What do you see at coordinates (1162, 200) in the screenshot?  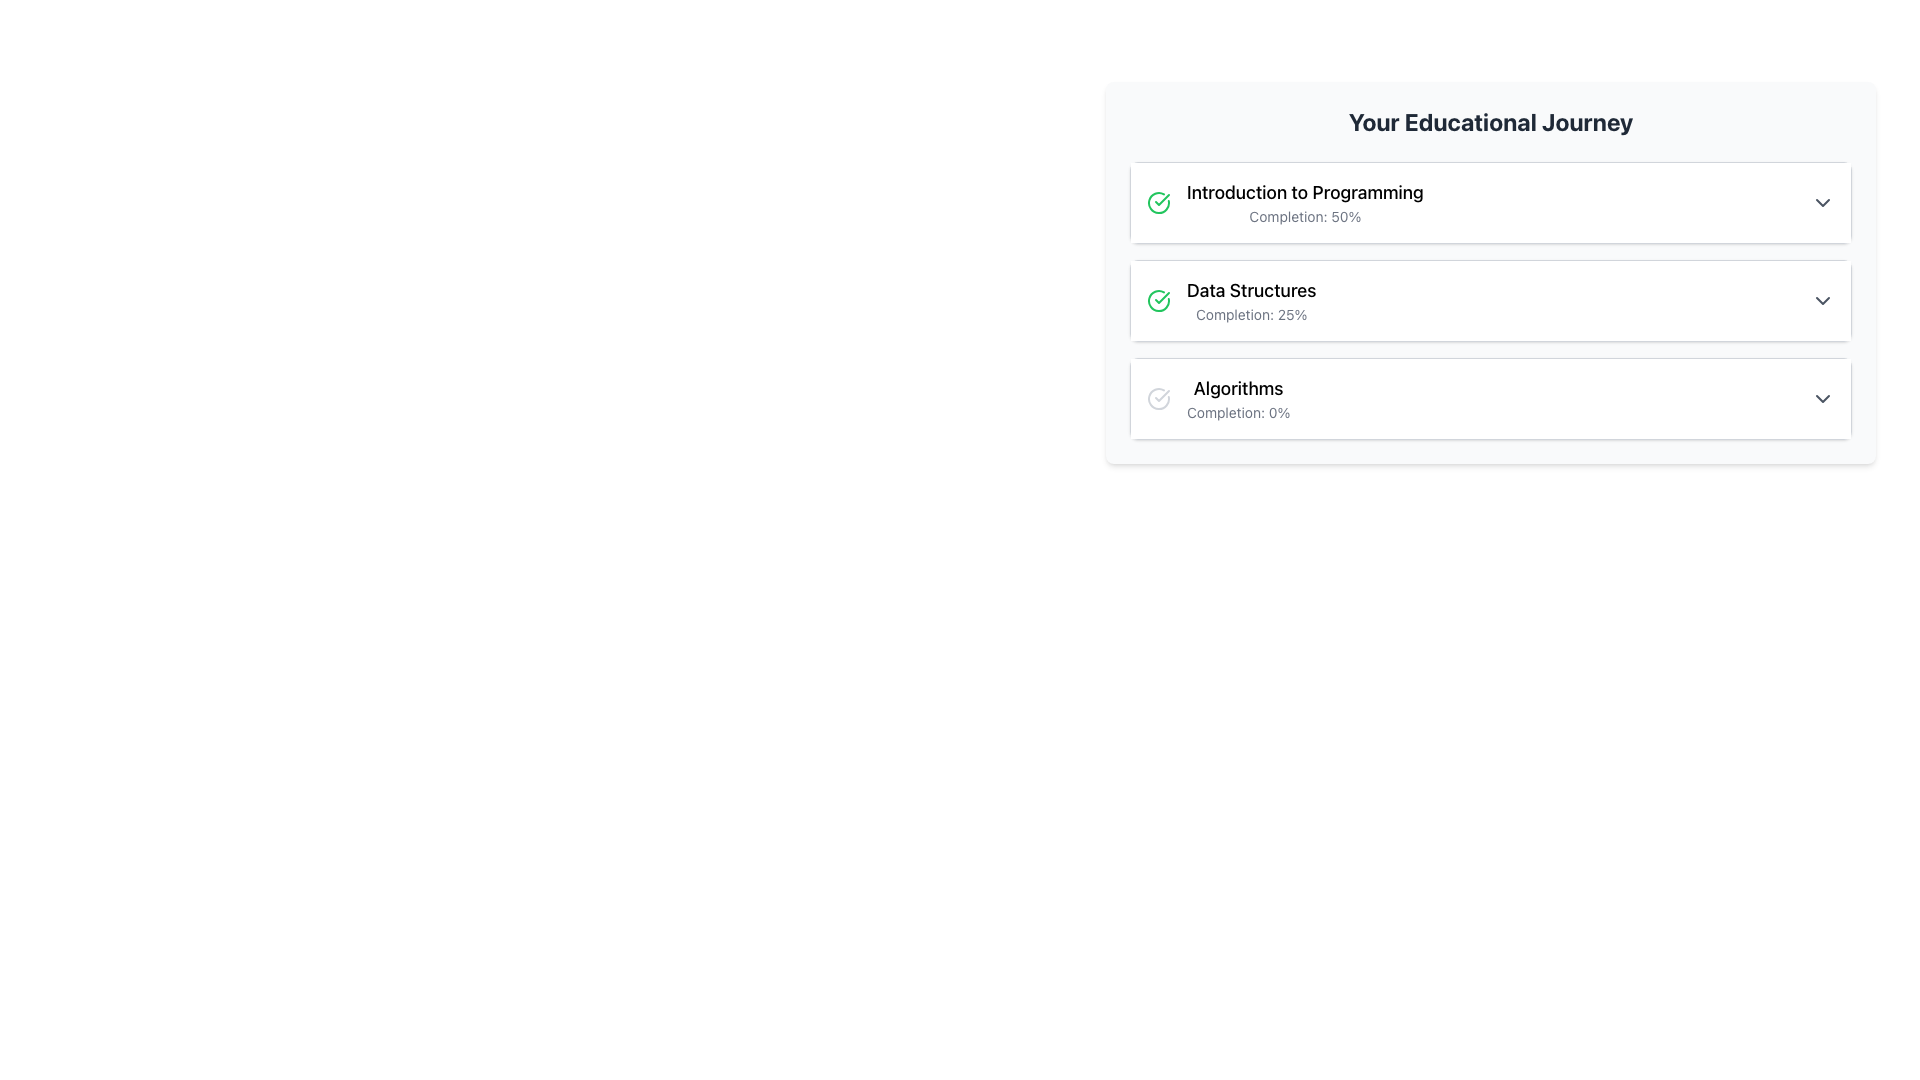 I see `the Checkmark Icon which indicates the completion status for the 'Data Structures' section` at bounding box center [1162, 200].